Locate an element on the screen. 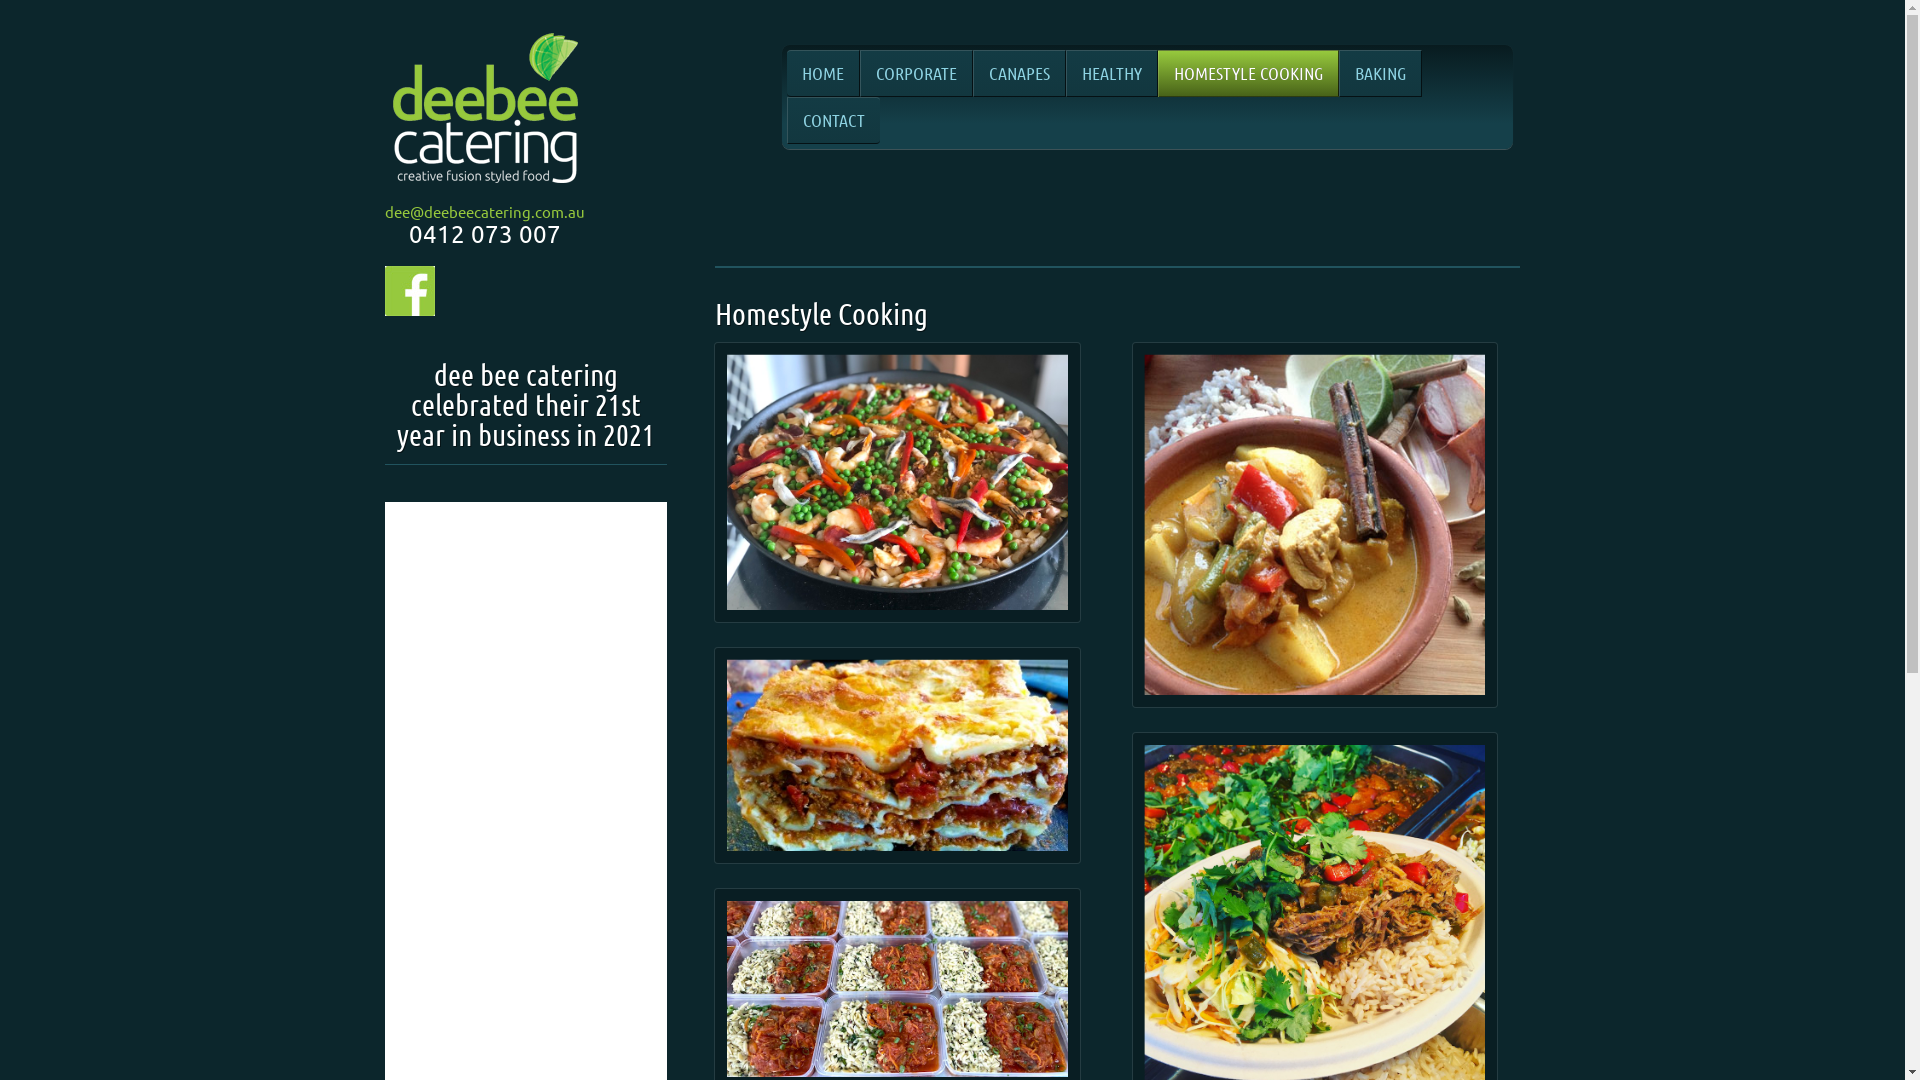 The height and width of the screenshot is (1080, 1920). 'CONTACT' is located at coordinates (786, 120).